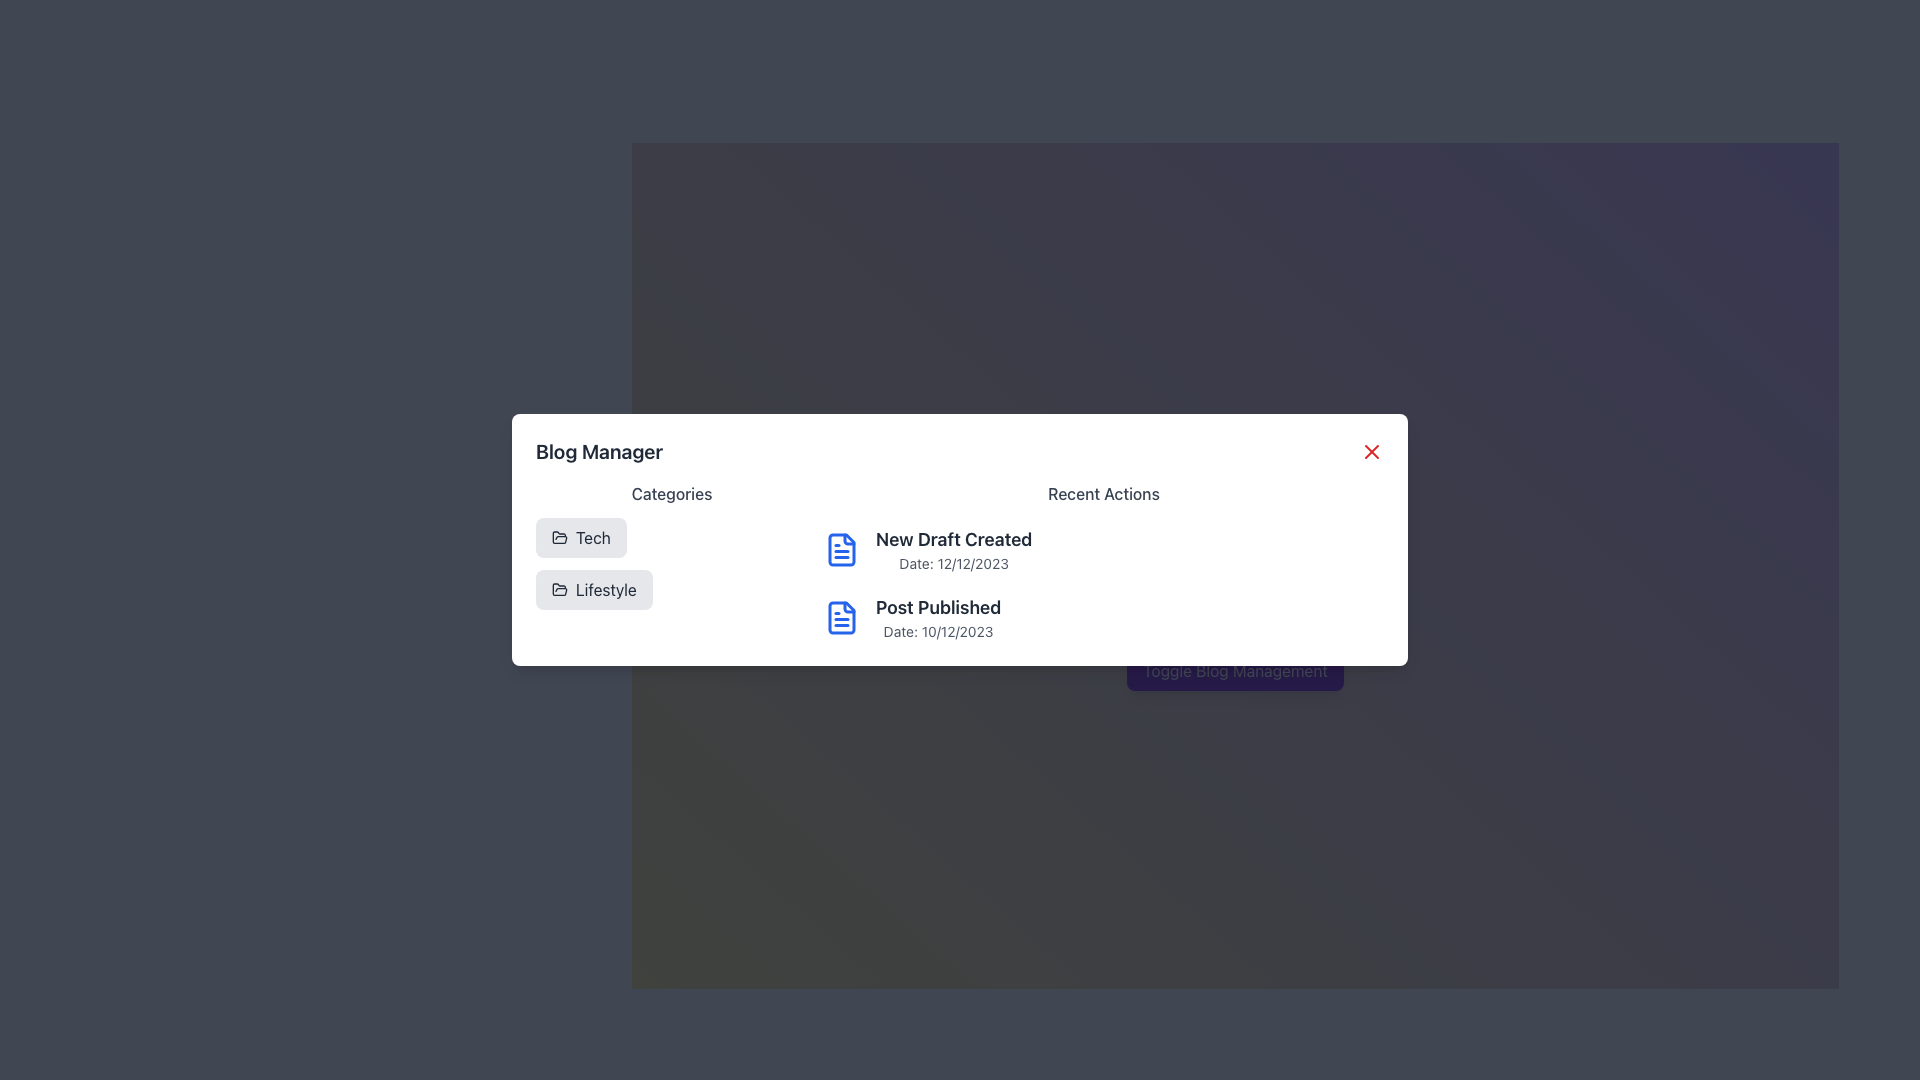  Describe the element at coordinates (937, 616) in the screenshot. I see `text displayed in the second Text block of the 'Recent Actions' section in the 'Blog Manager' dialog, which includes information about a published post` at that location.